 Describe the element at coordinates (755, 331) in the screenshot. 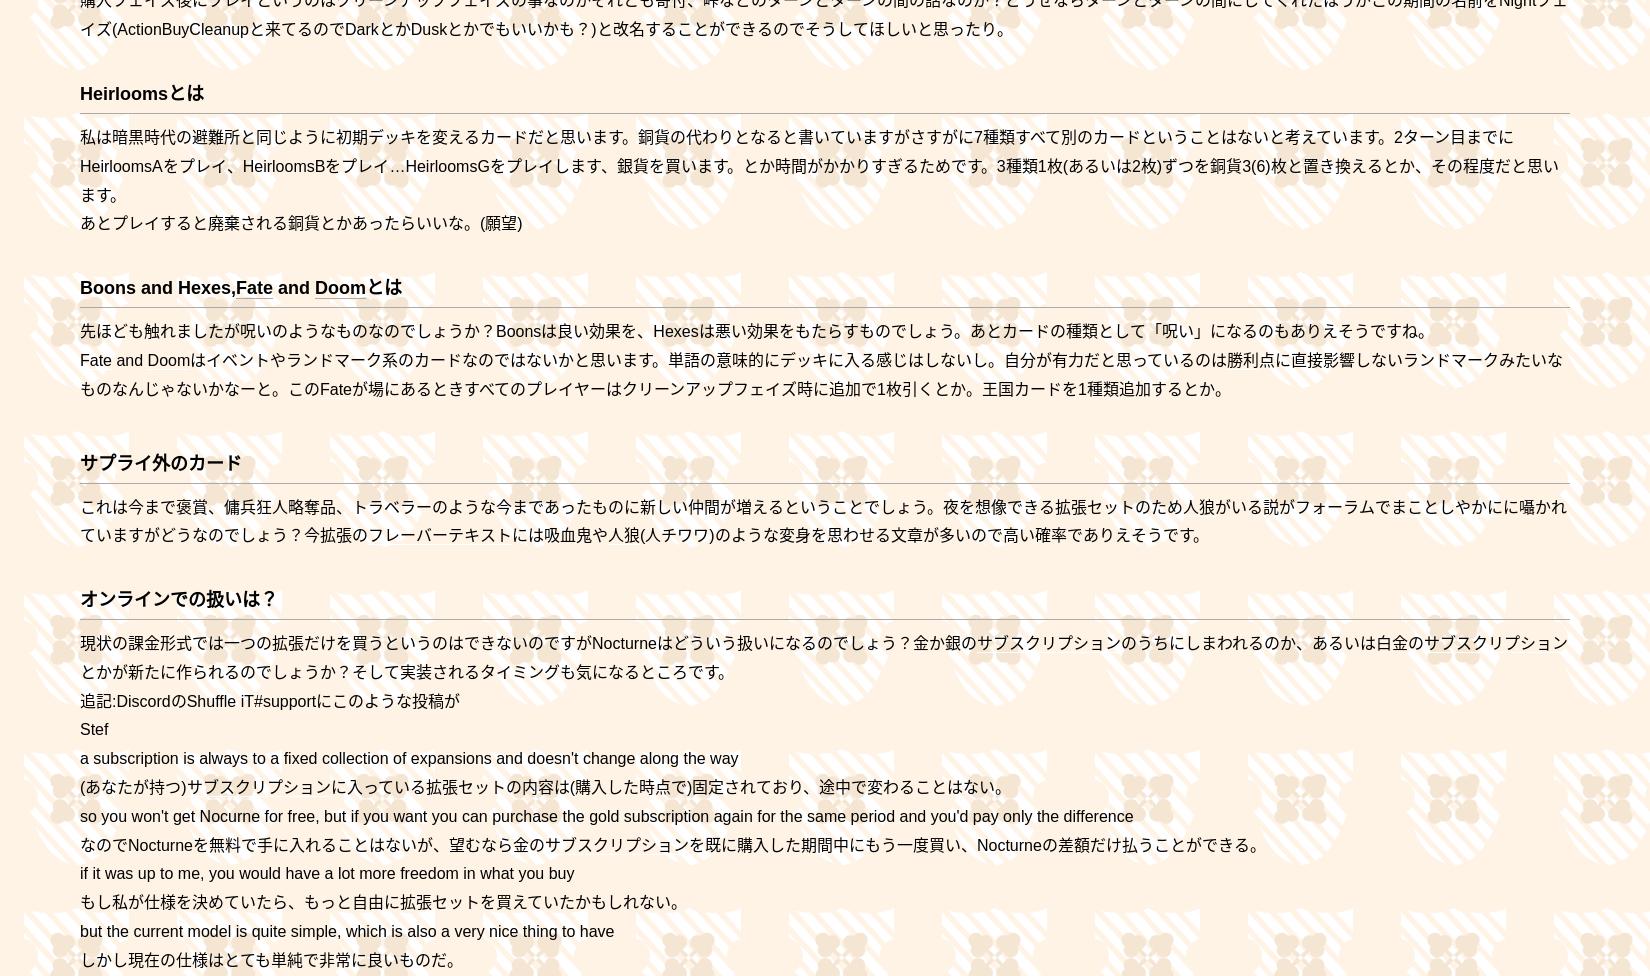

I see `'先ほども触れましたが呪いのようなものなのでしょうか？Boonsは良い効果を、Hexesは悪い効果をもたらすものでしょう。あとカードの種類として「呪い」になるのもありえそうですね。'` at that location.